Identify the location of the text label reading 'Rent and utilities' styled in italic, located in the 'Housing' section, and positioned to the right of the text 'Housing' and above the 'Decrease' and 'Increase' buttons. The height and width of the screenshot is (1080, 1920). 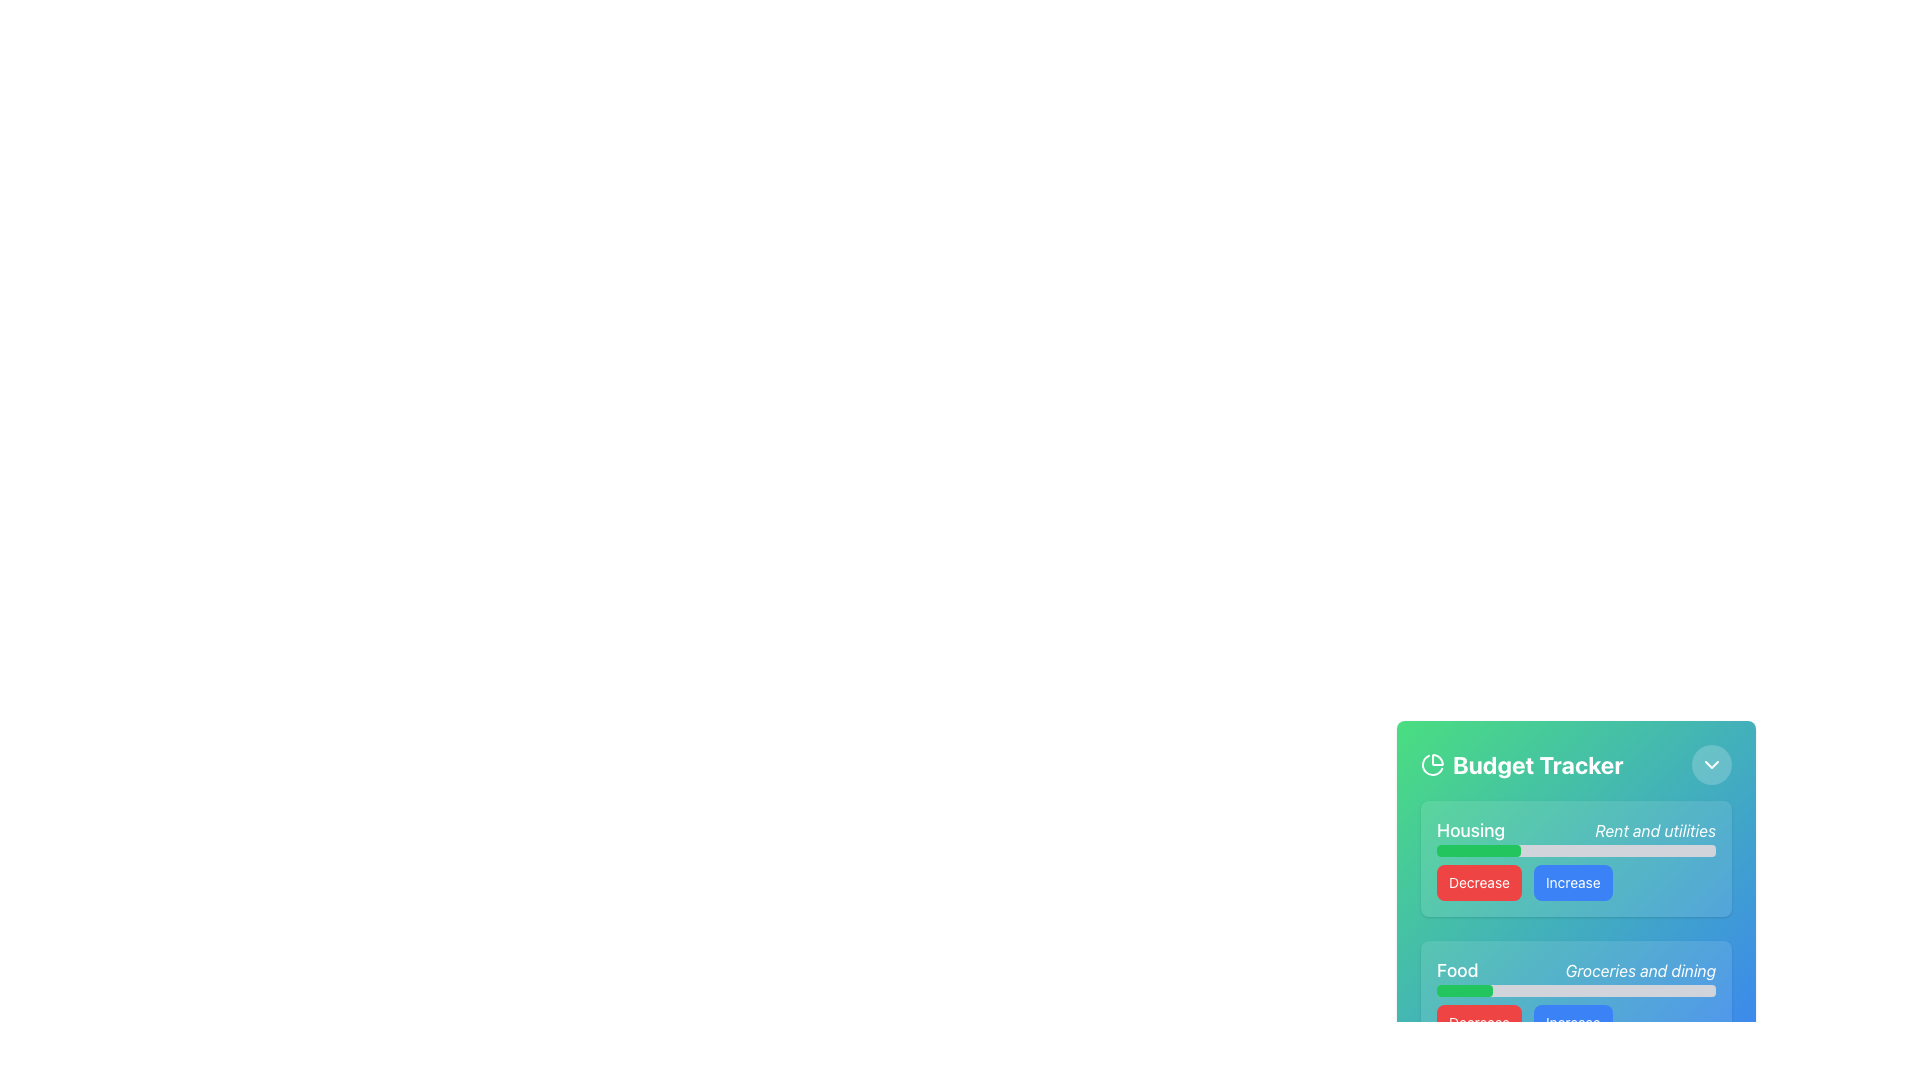
(1655, 830).